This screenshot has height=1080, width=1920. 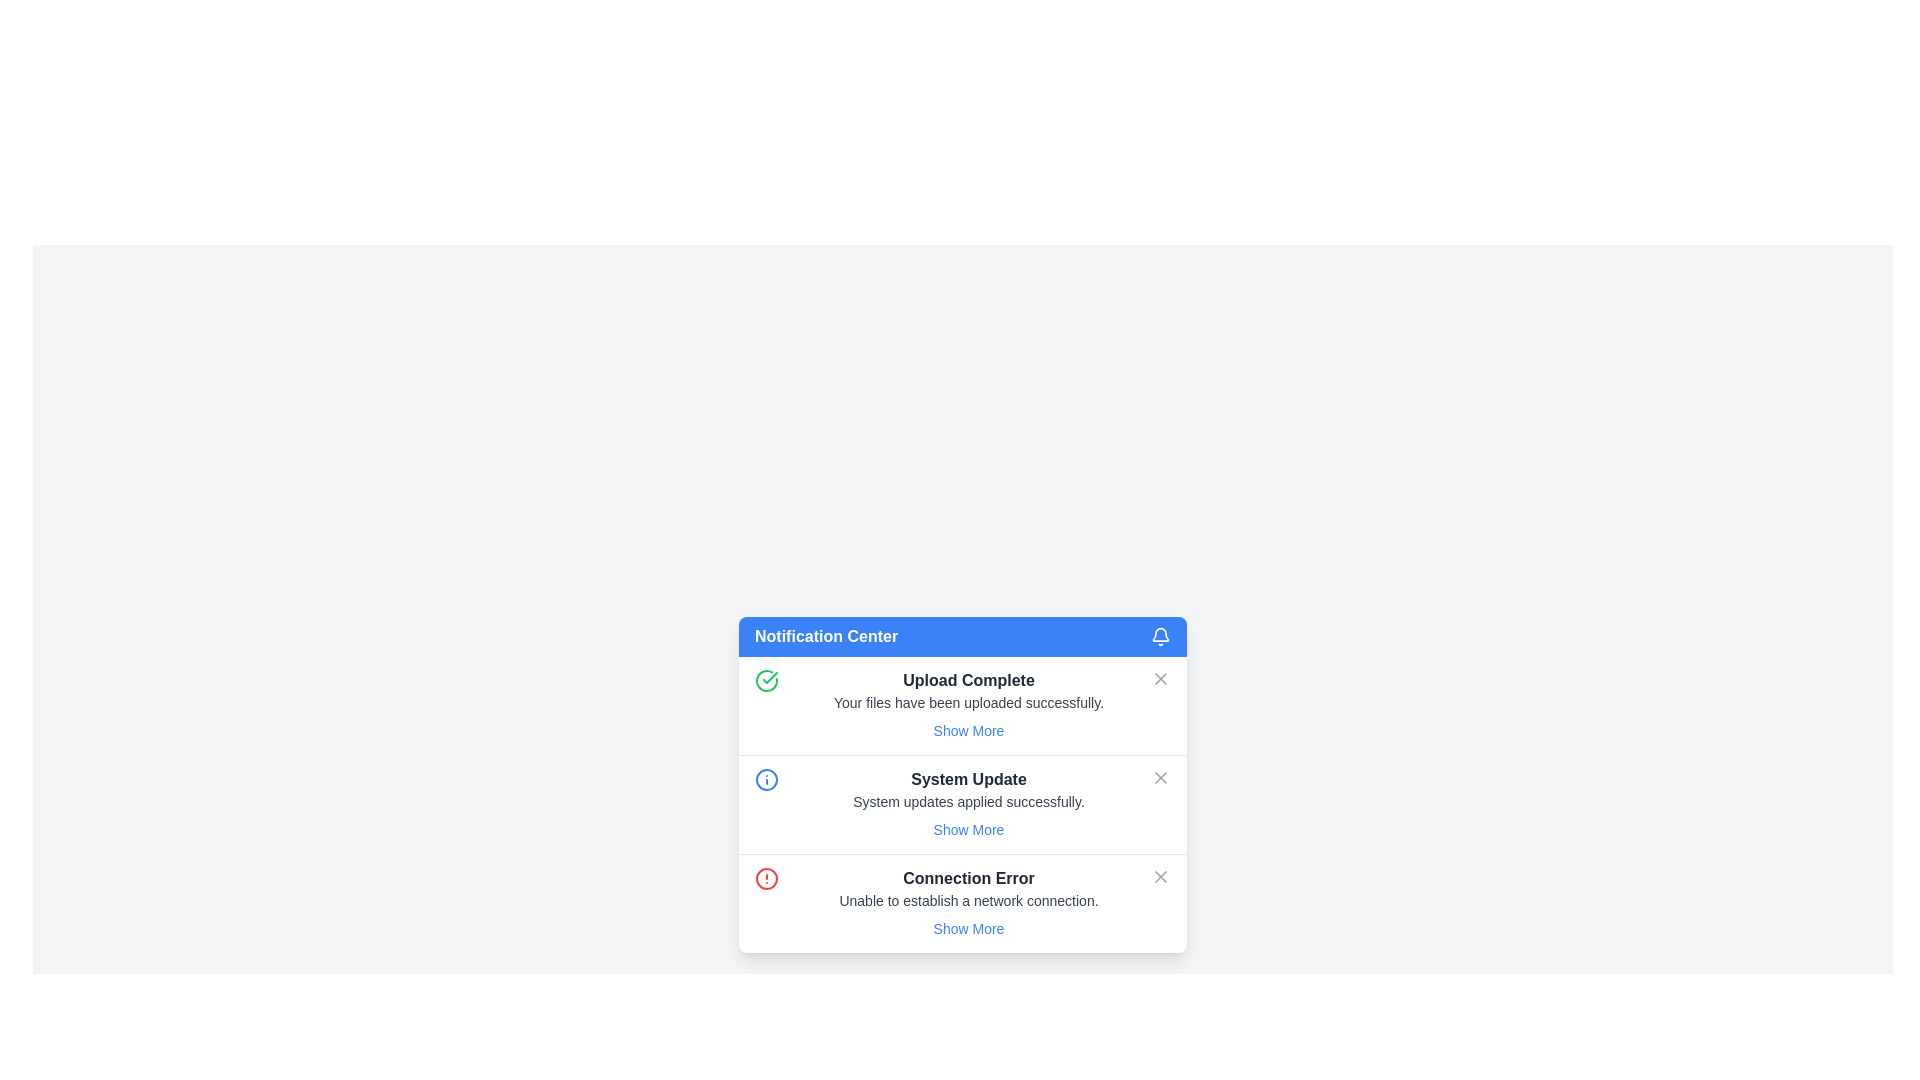 I want to click on message displaying 'Your files have been uploaded successfully.' located below the 'Upload Complete' heading in the Notification Center, so click(x=969, y=701).